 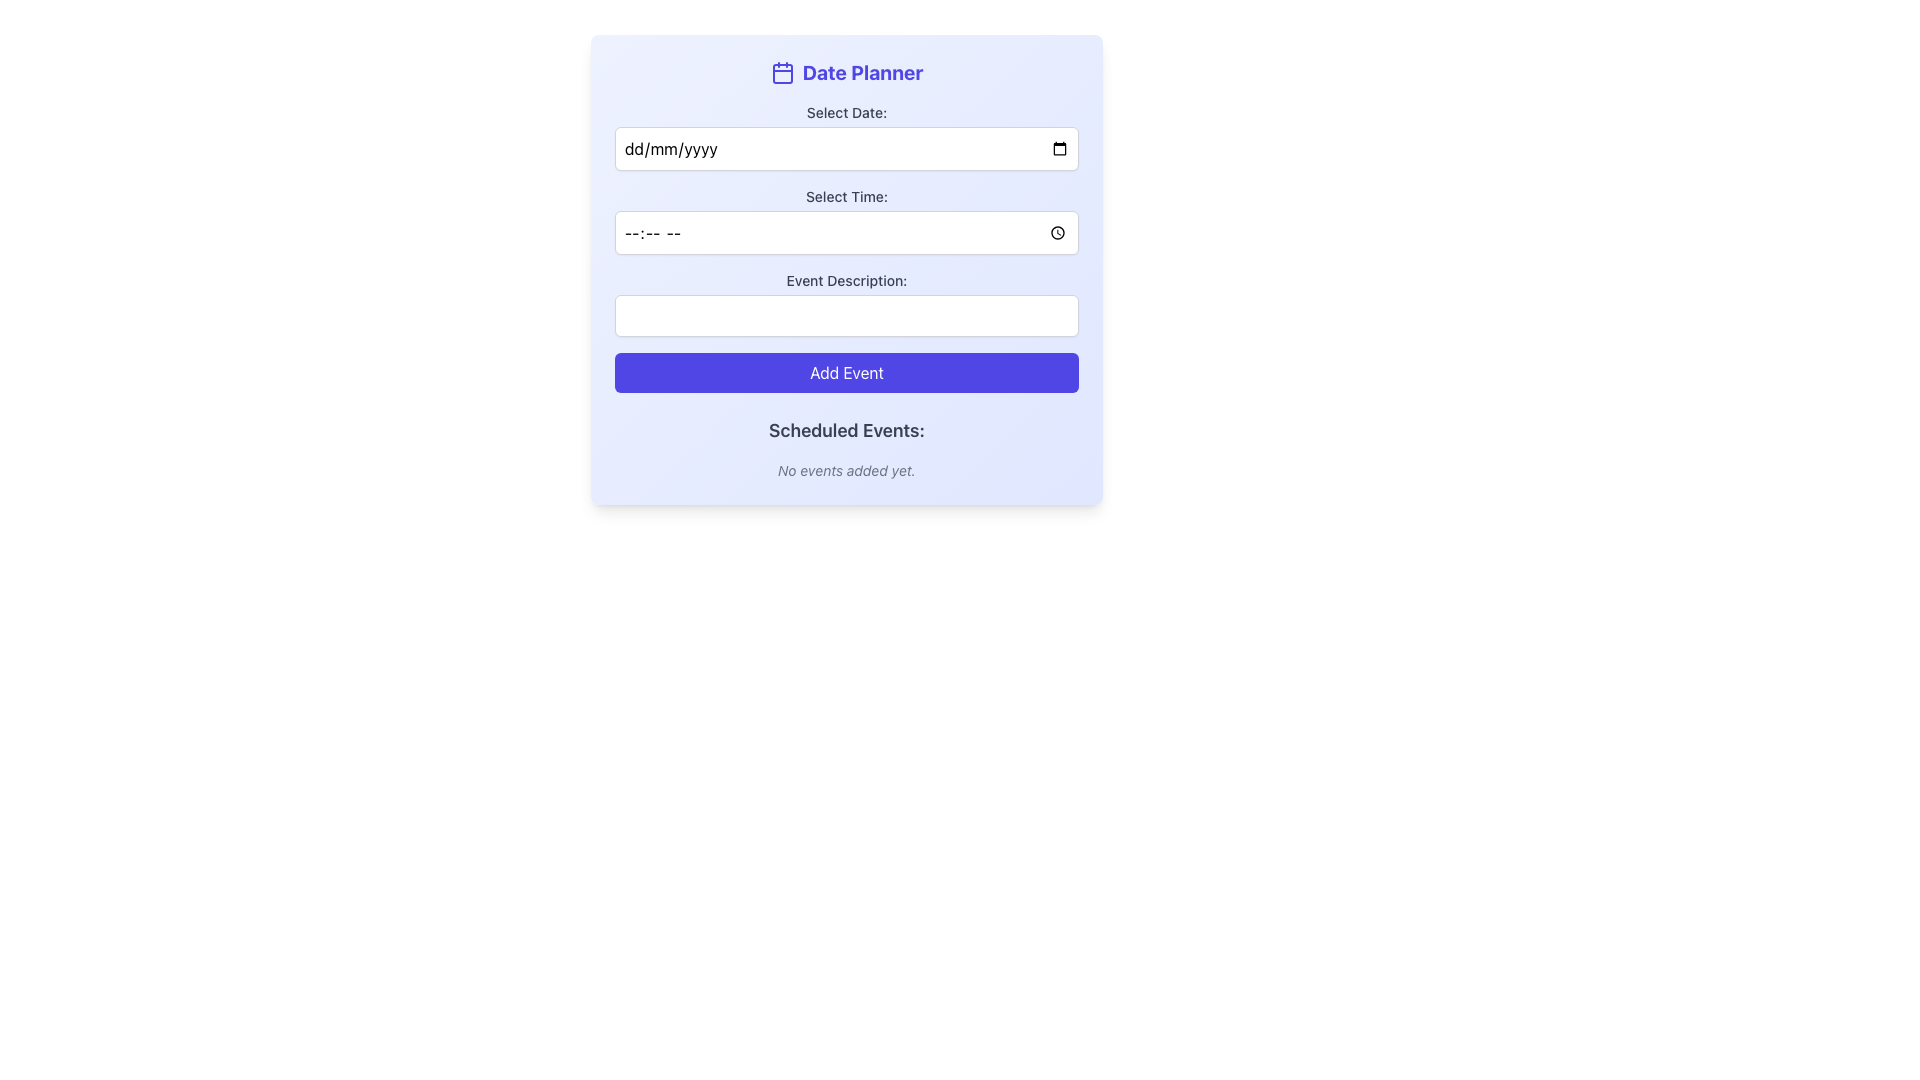 What do you see at coordinates (781, 72) in the screenshot?
I see `the calendar icon located to the left of the 'Date Planner' text at the top of the interface` at bounding box center [781, 72].